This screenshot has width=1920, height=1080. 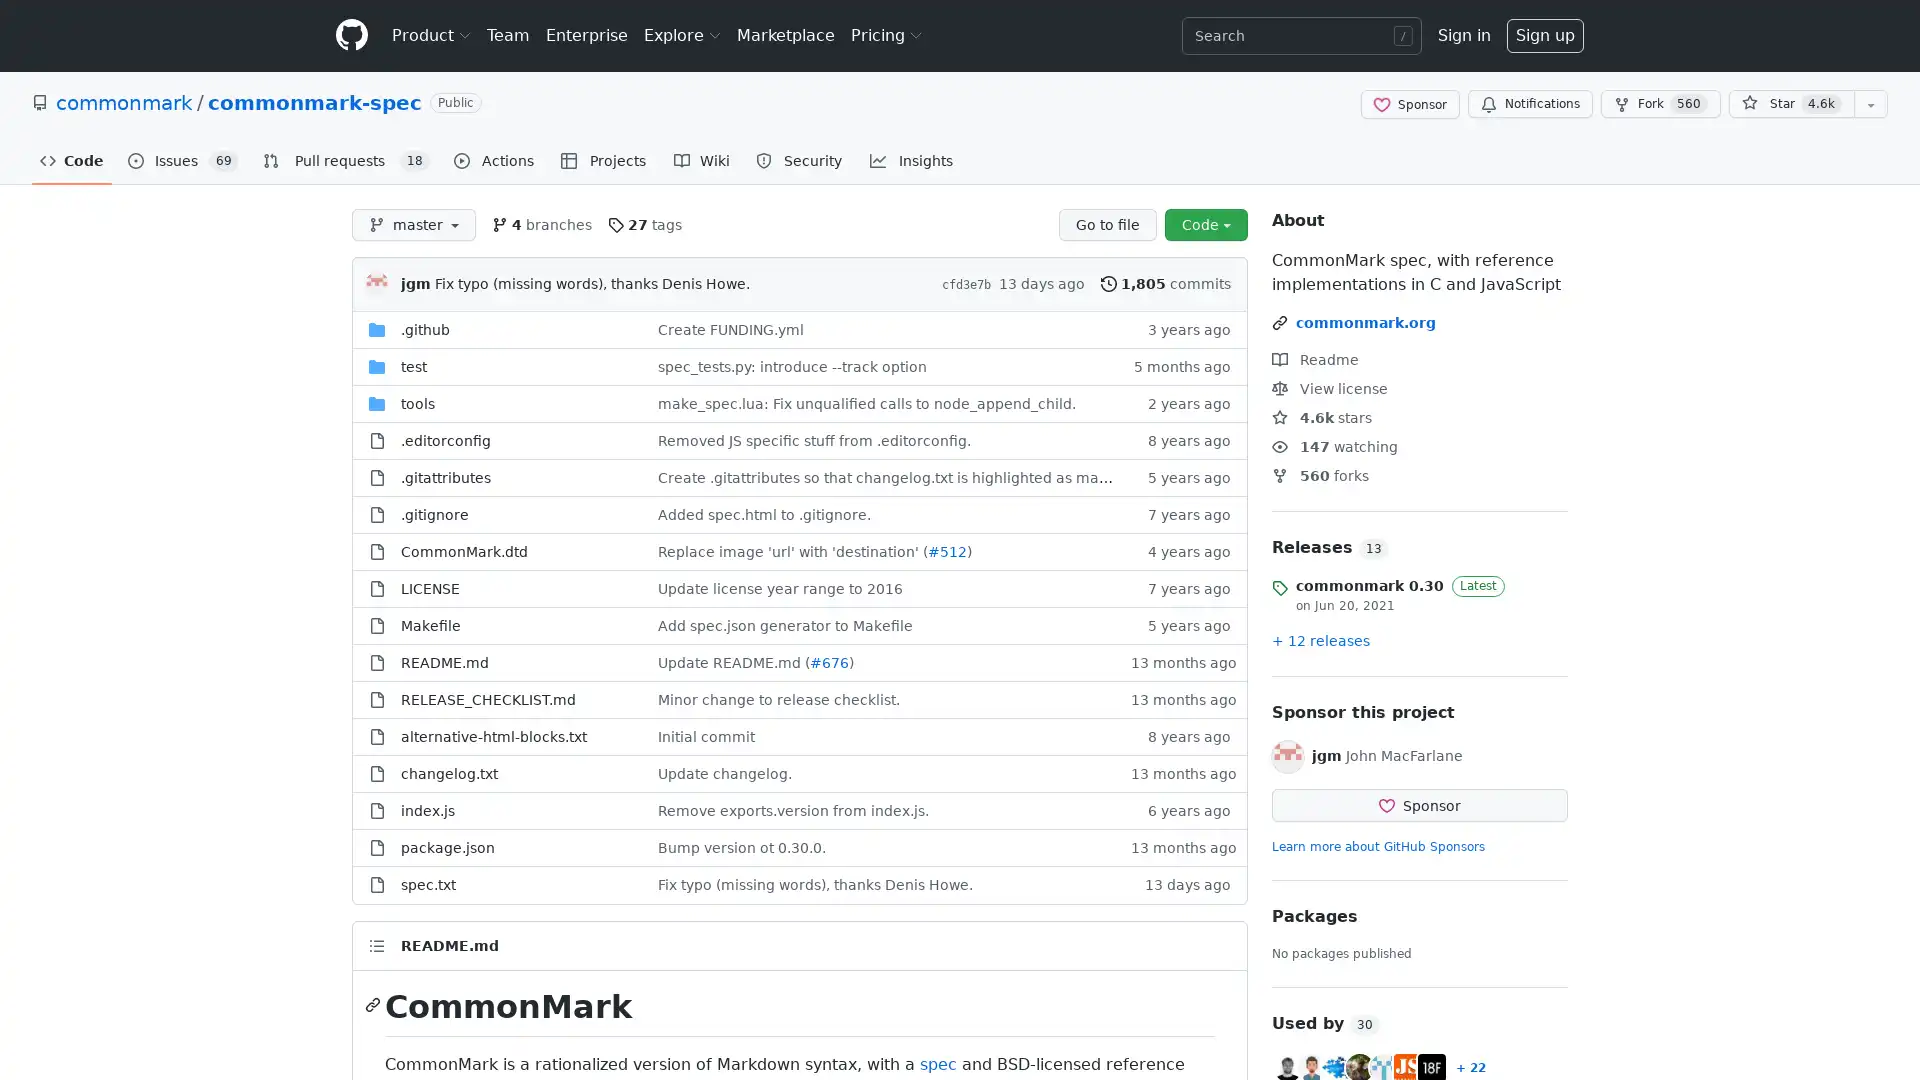 What do you see at coordinates (1870, 104) in the screenshot?
I see `You must be signed in to add this repository to a list` at bounding box center [1870, 104].